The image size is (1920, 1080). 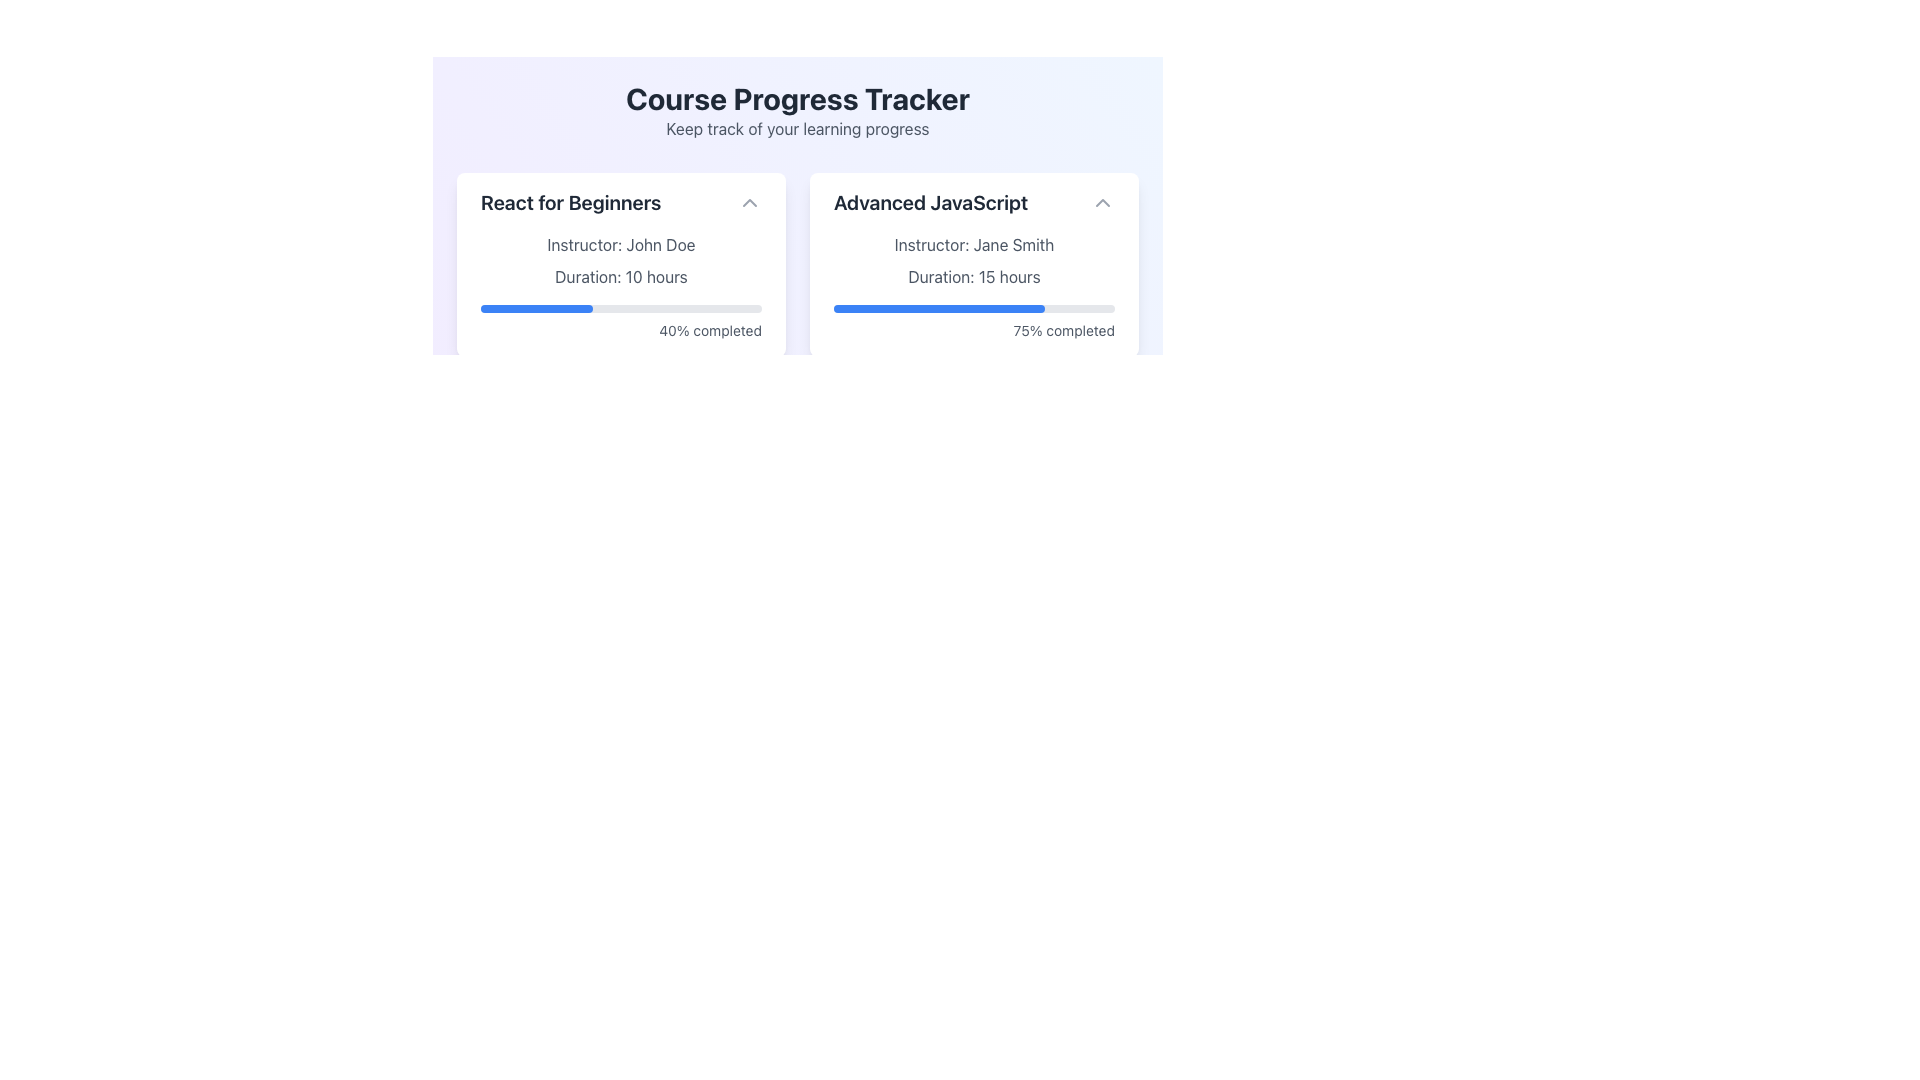 What do you see at coordinates (748, 203) in the screenshot?
I see `the toggle button located at the top-right corner of the 'React for Beginners' section` at bounding box center [748, 203].